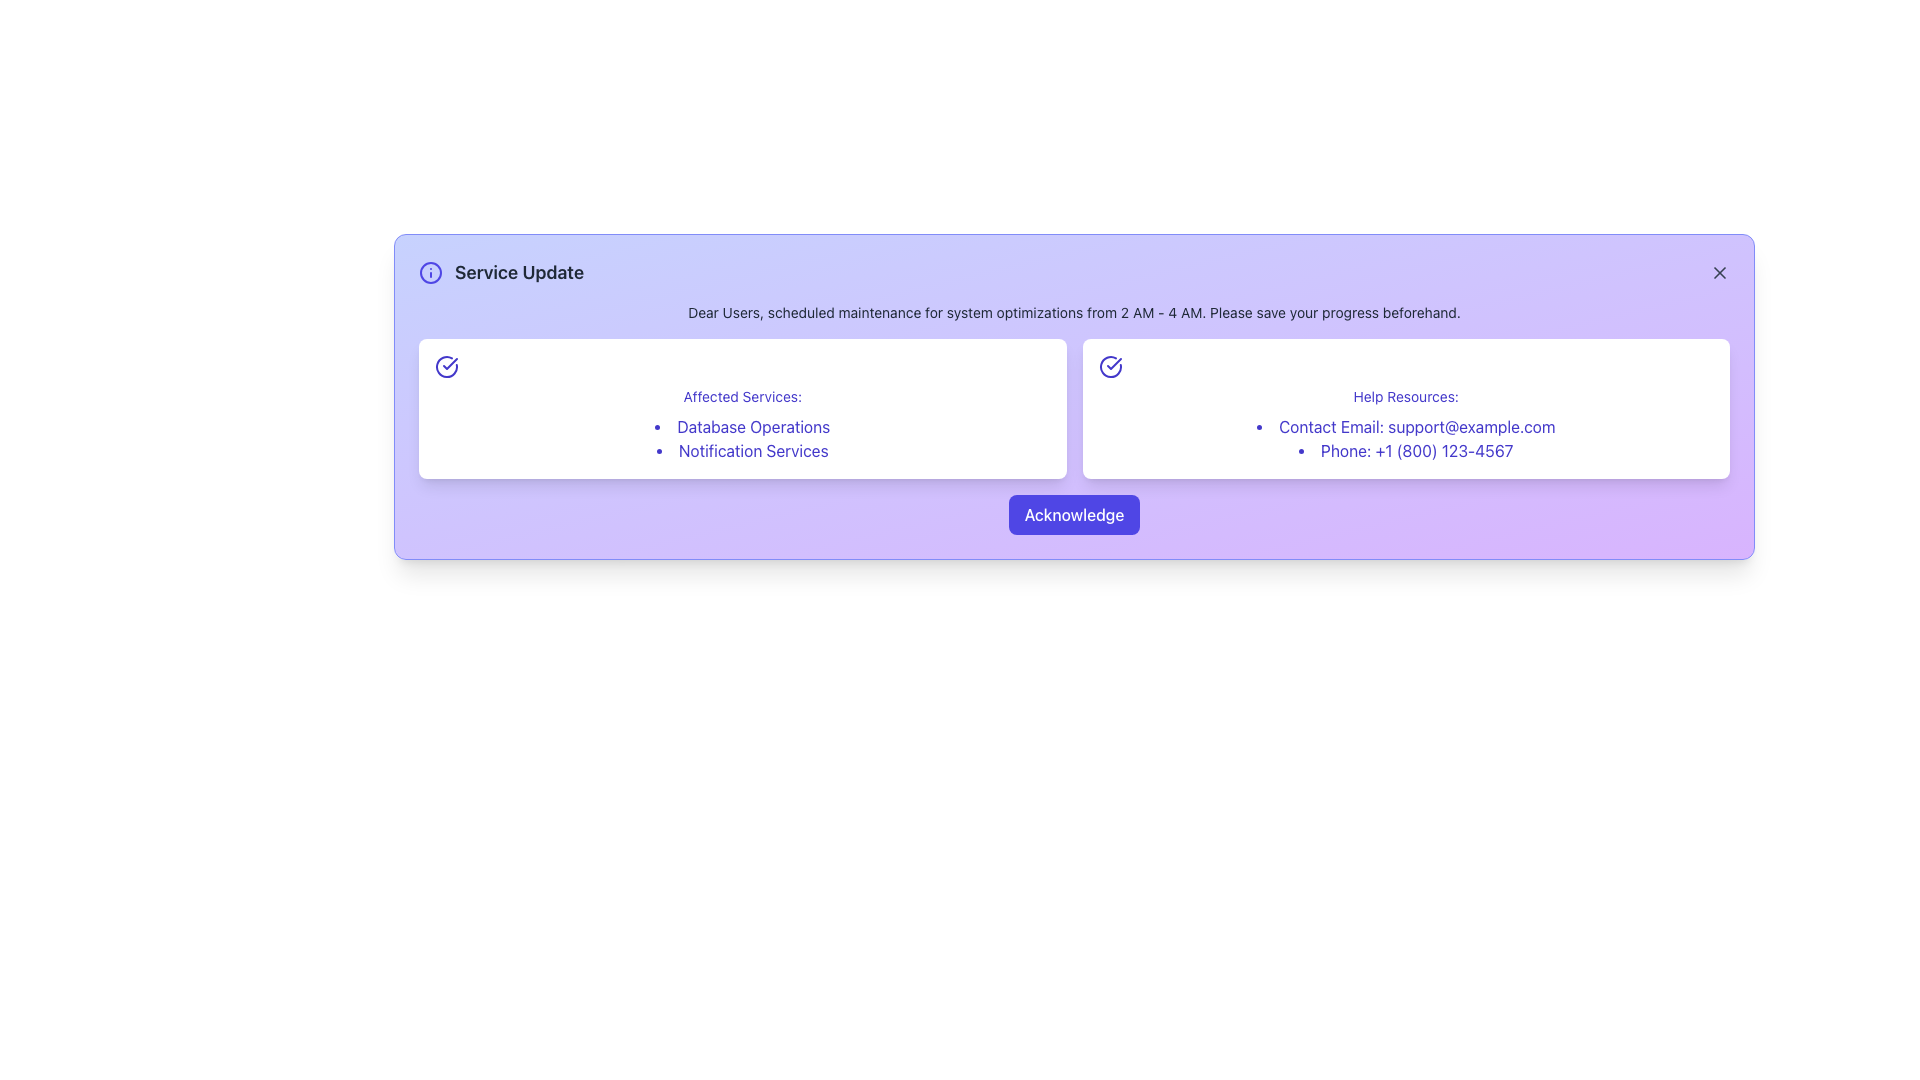  Describe the element at coordinates (519, 273) in the screenshot. I see `the title text of the notification card located in the header section, positioned to the right of the icon` at that location.